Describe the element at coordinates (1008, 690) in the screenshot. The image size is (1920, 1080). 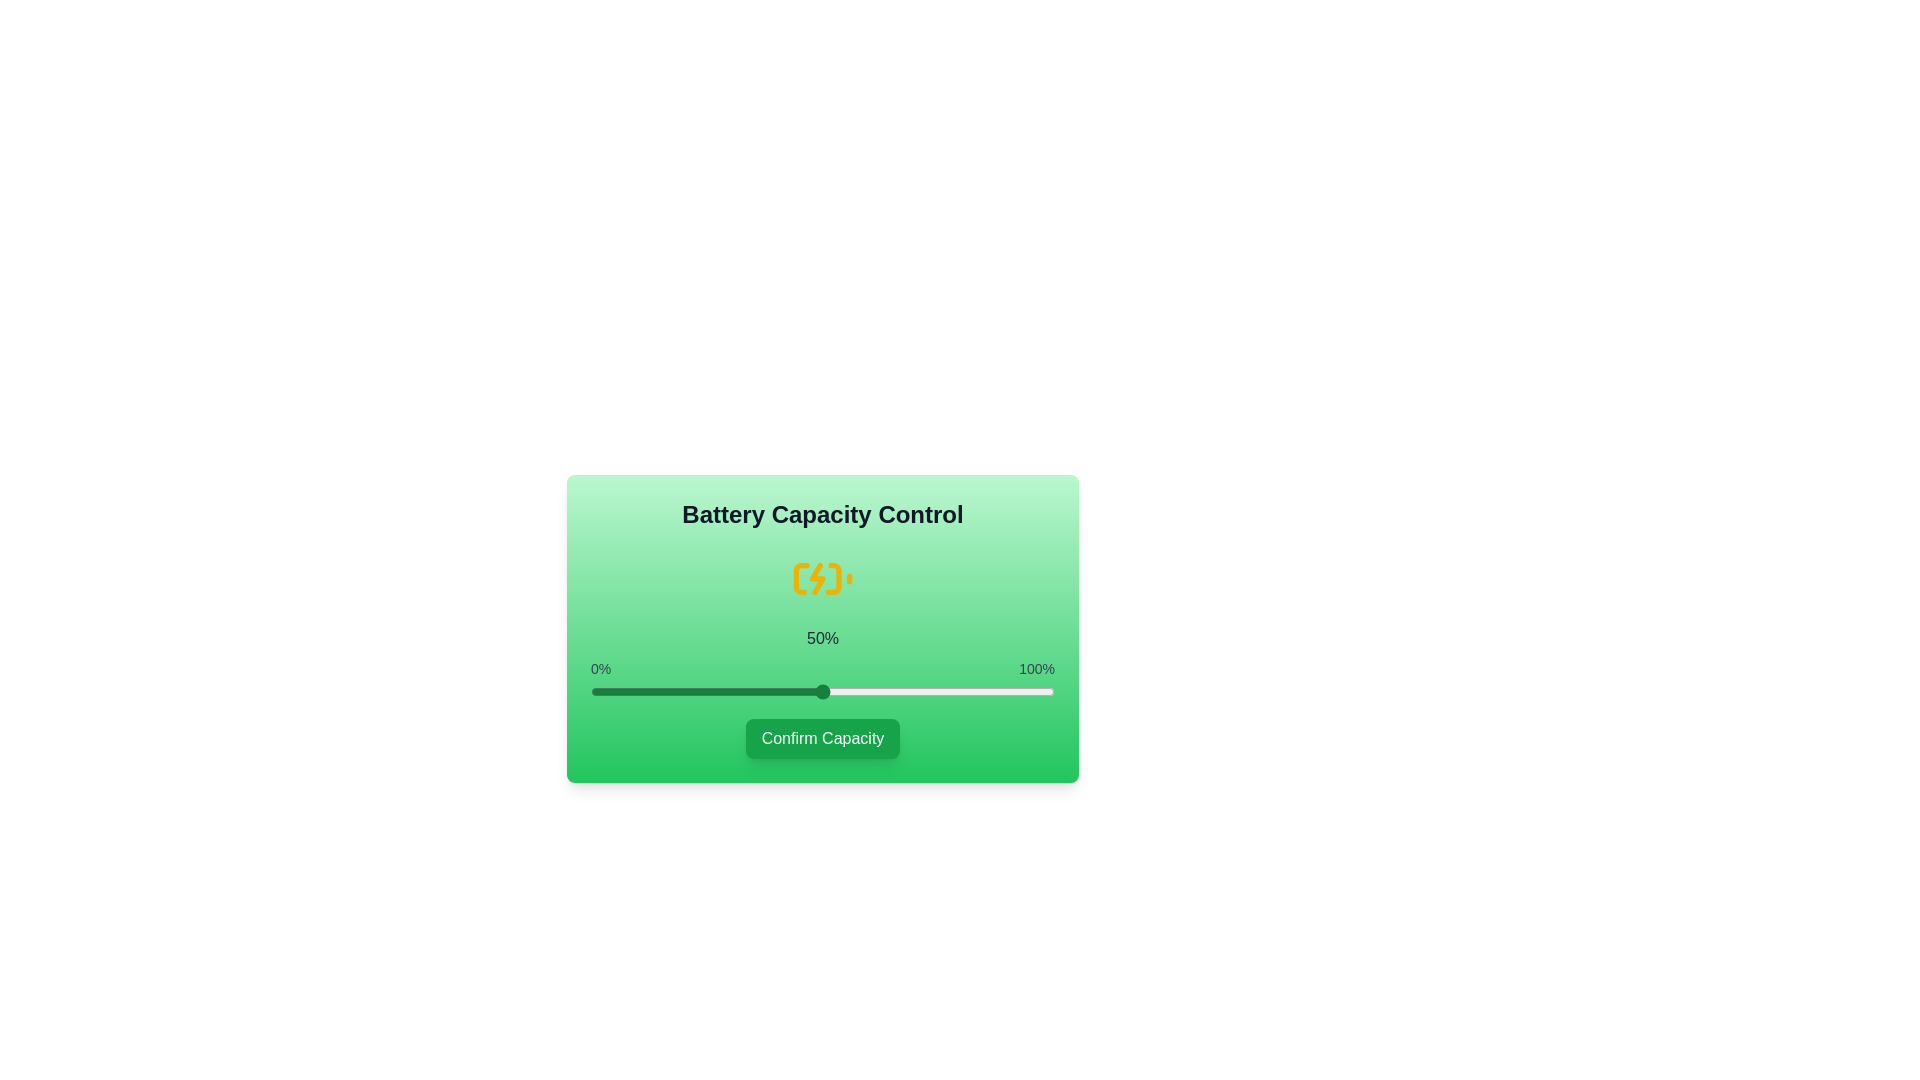
I see `the battery capacity slider to 90% to observe the icon change` at that location.